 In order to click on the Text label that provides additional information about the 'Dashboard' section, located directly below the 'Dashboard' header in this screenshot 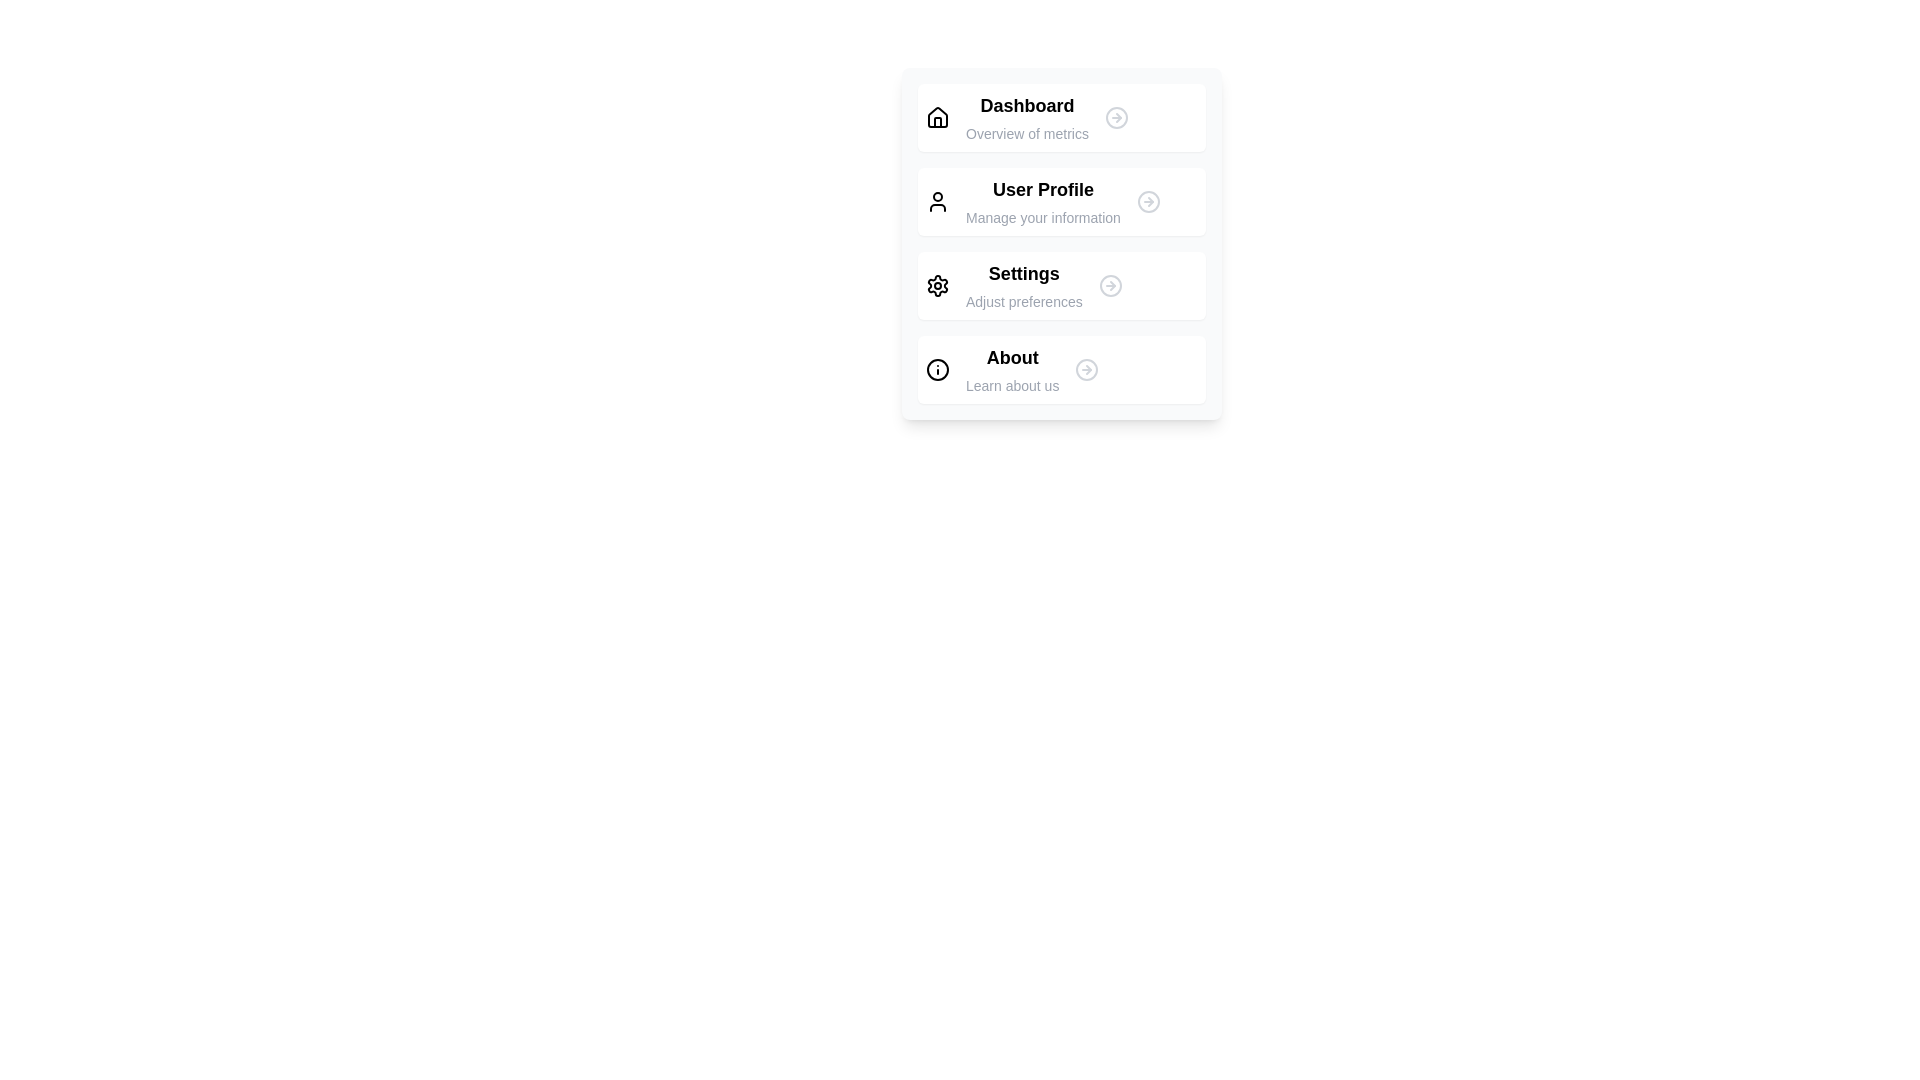, I will do `click(1027, 134)`.